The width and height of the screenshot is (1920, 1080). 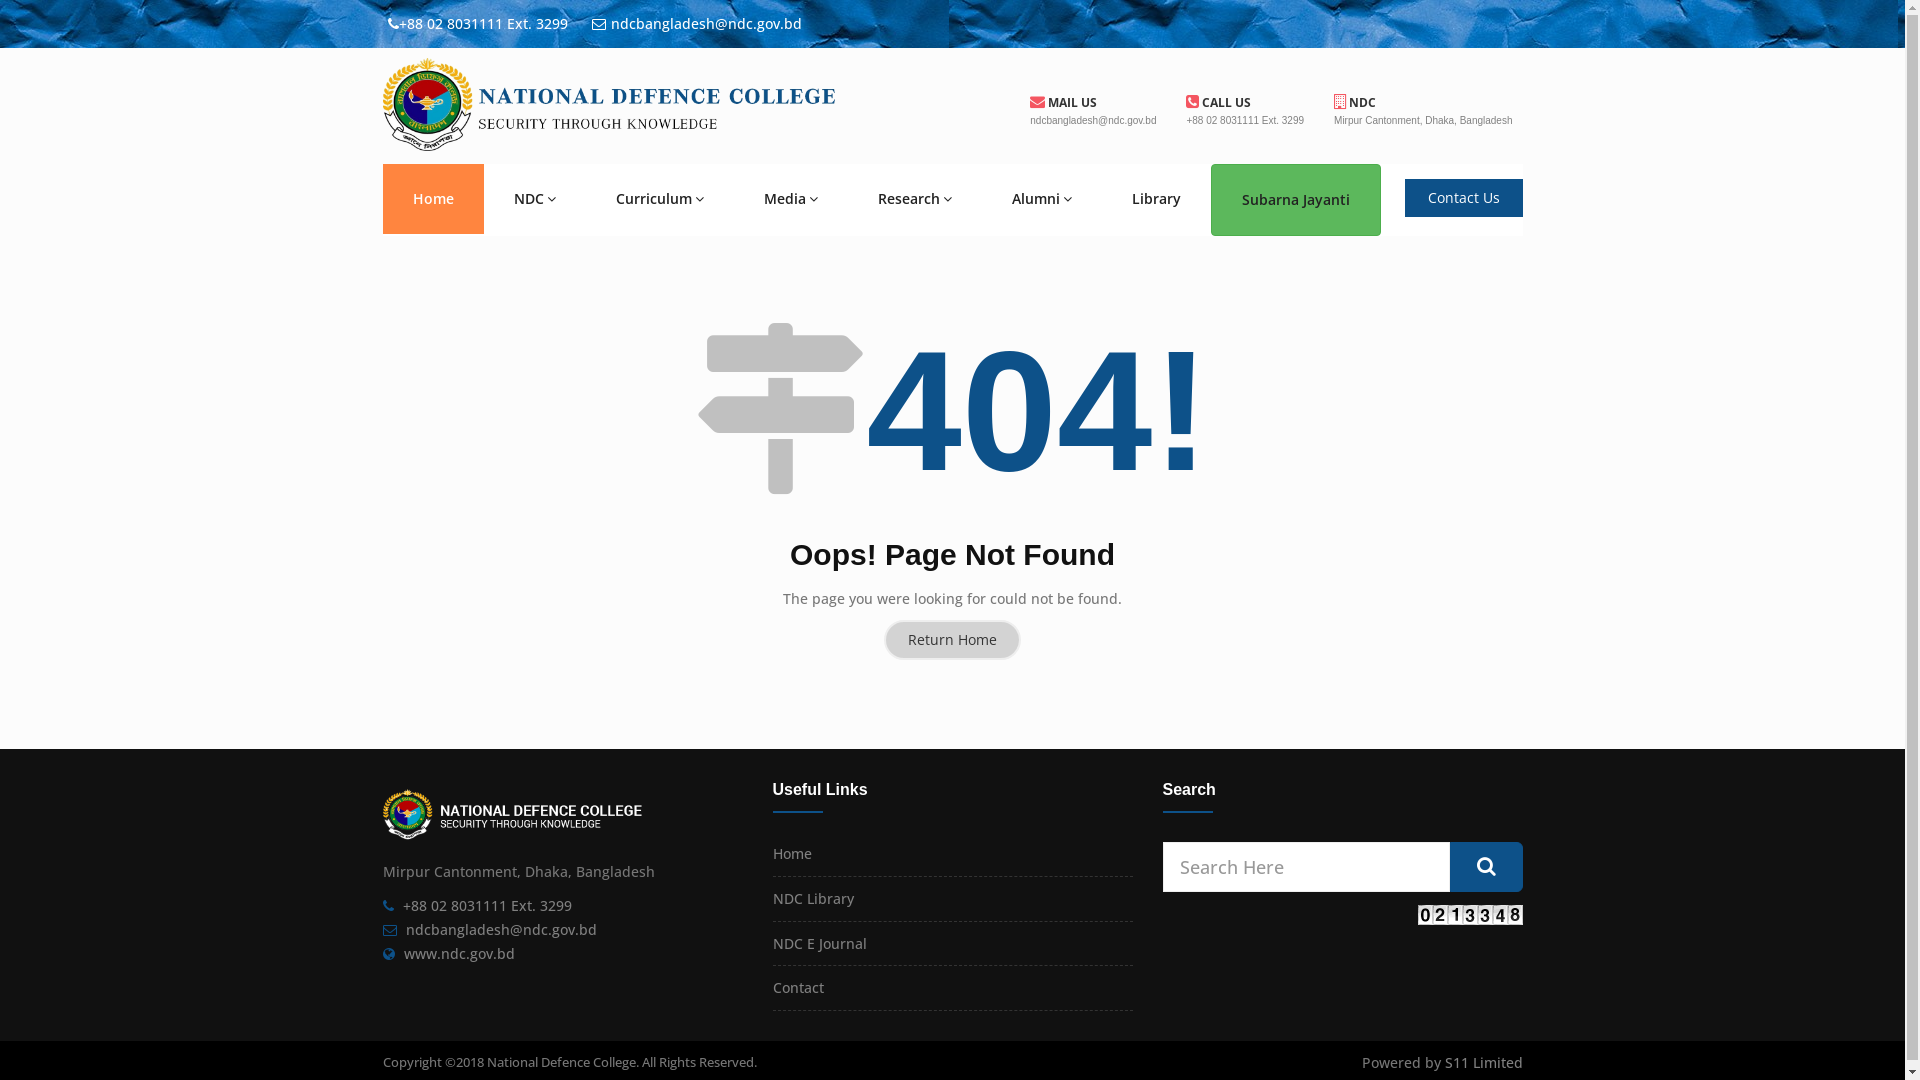 I want to click on 'Alumni', so click(x=1040, y=199).